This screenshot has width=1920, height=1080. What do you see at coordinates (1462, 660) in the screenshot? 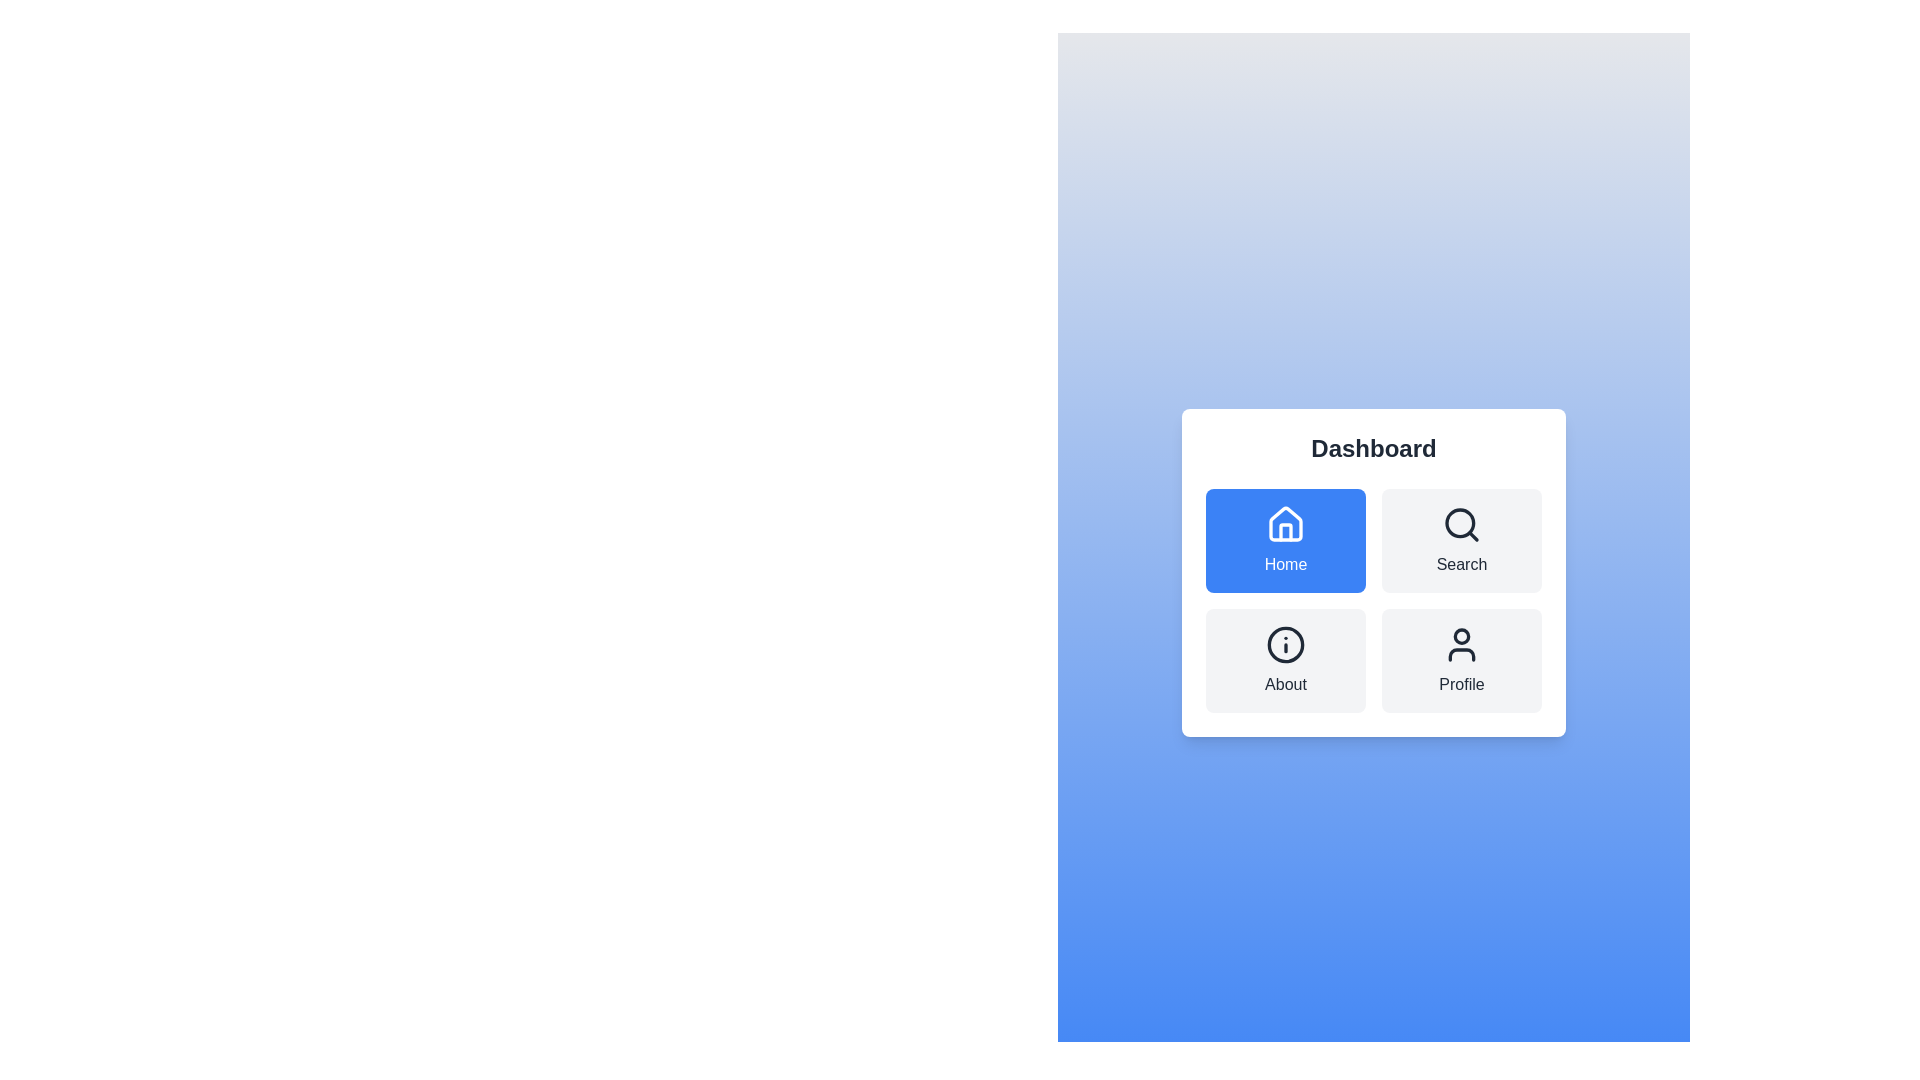
I see `the navigation button located in the bottom-right position of a 2x2 grid layout` at bounding box center [1462, 660].